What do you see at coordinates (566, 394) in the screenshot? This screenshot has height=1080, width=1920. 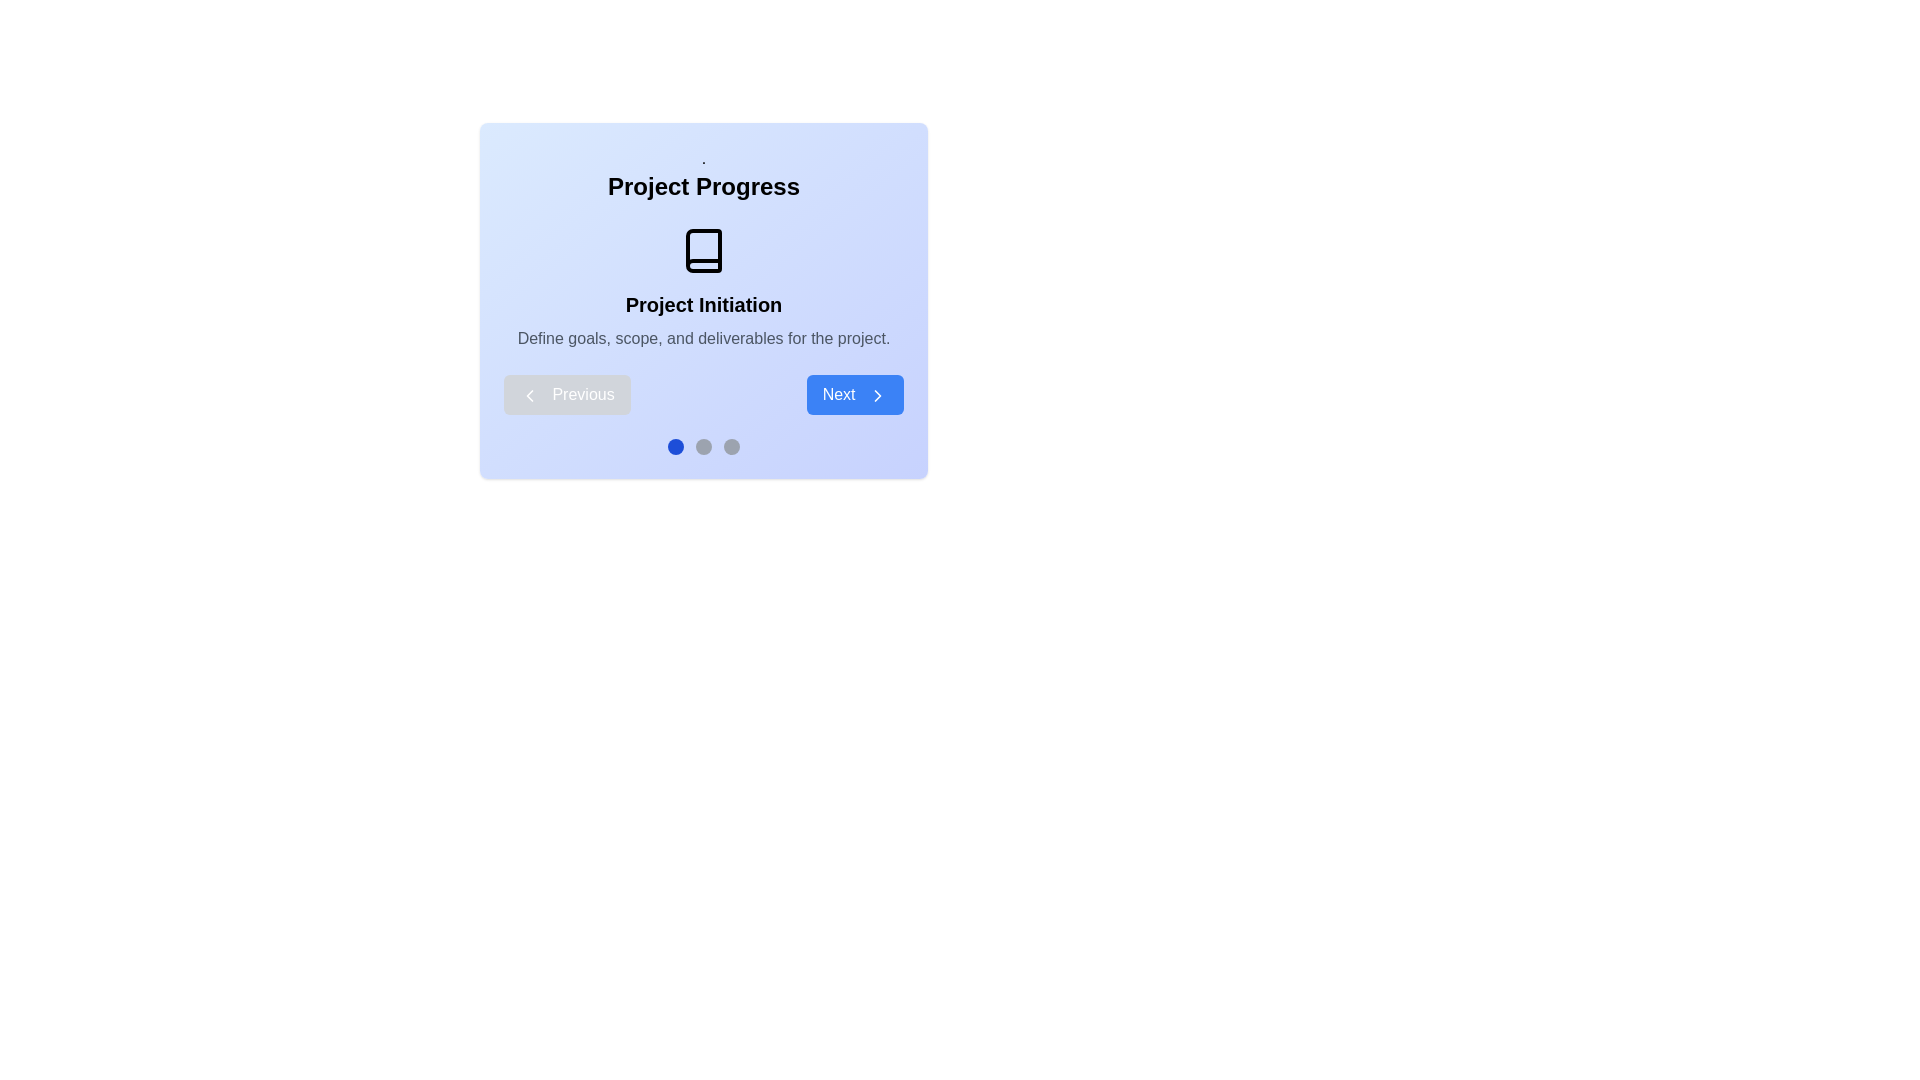 I see `the button located at the bottom left of the panel` at bounding box center [566, 394].